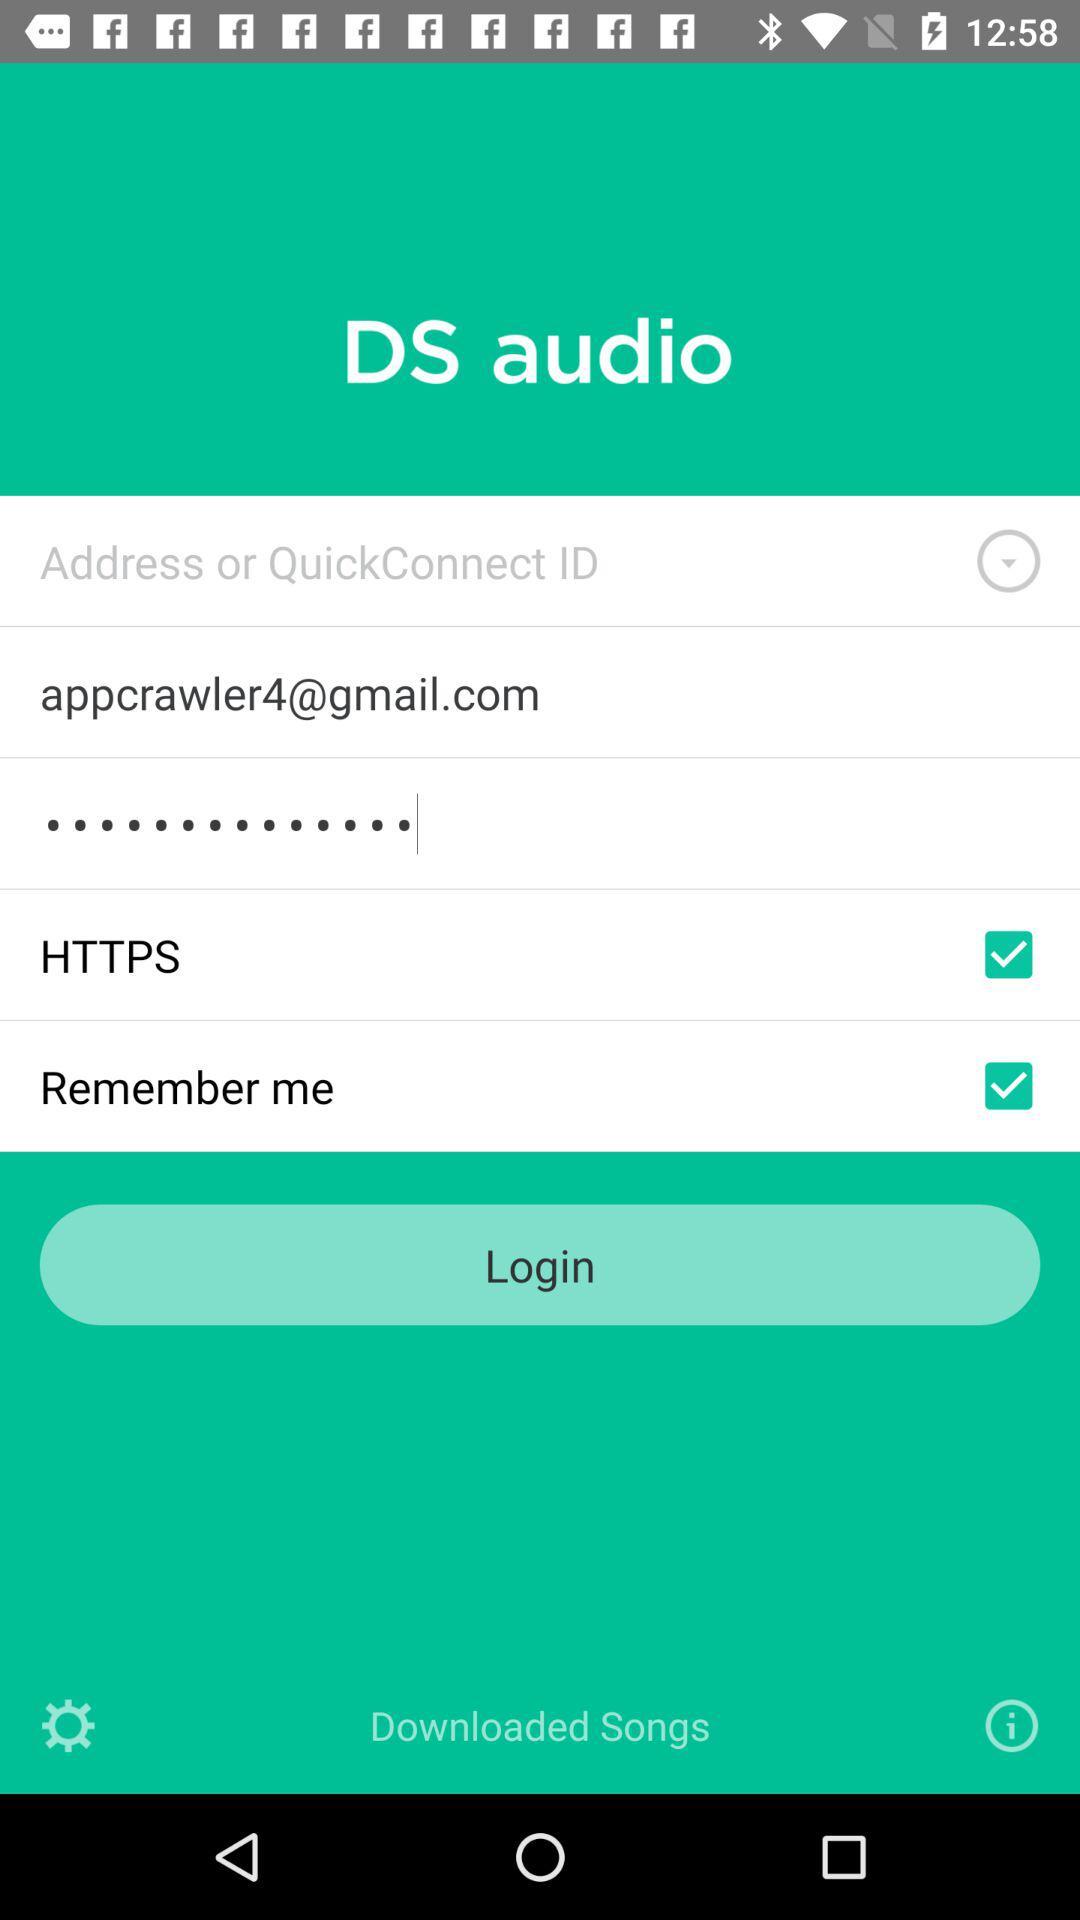 The width and height of the screenshot is (1080, 1920). Describe the element at coordinates (67, 1724) in the screenshot. I see `settings` at that location.